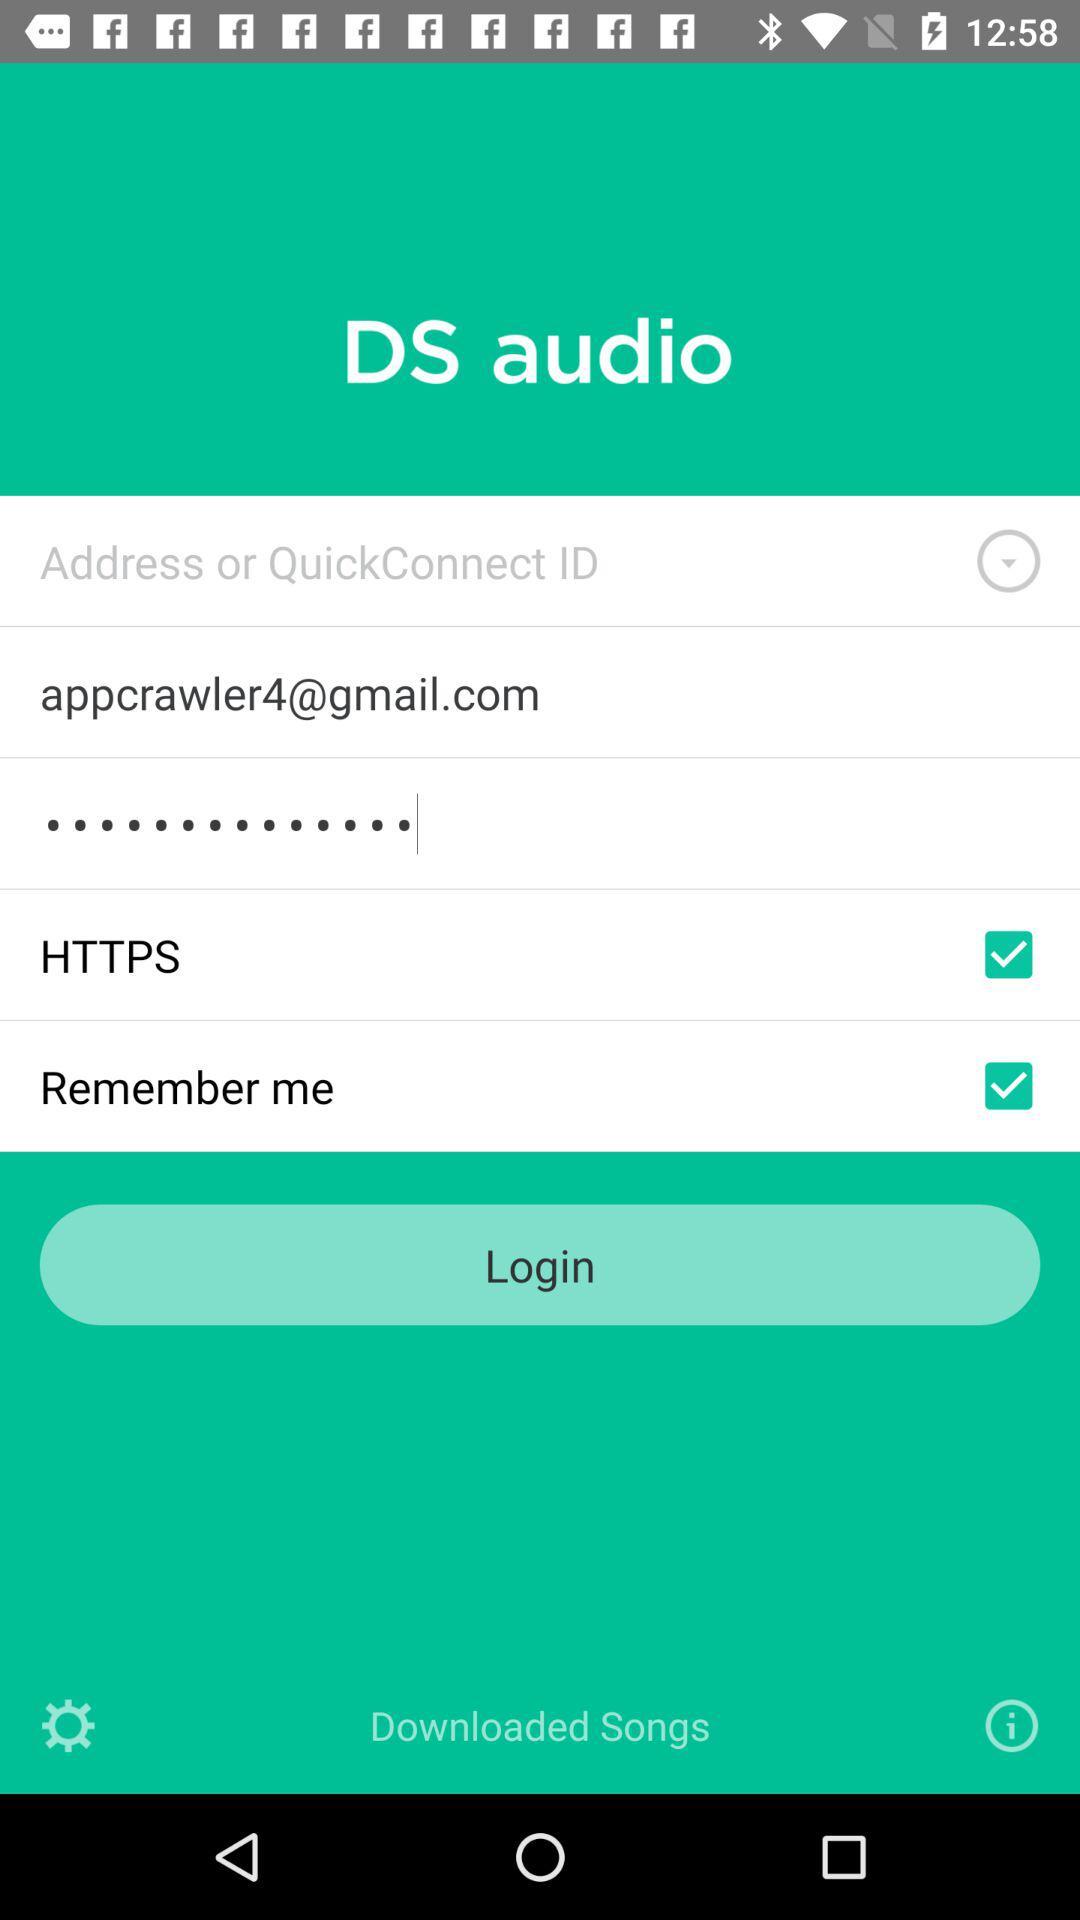 The width and height of the screenshot is (1080, 1920). Describe the element at coordinates (67, 1724) in the screenshot. I see `settings` at that location.